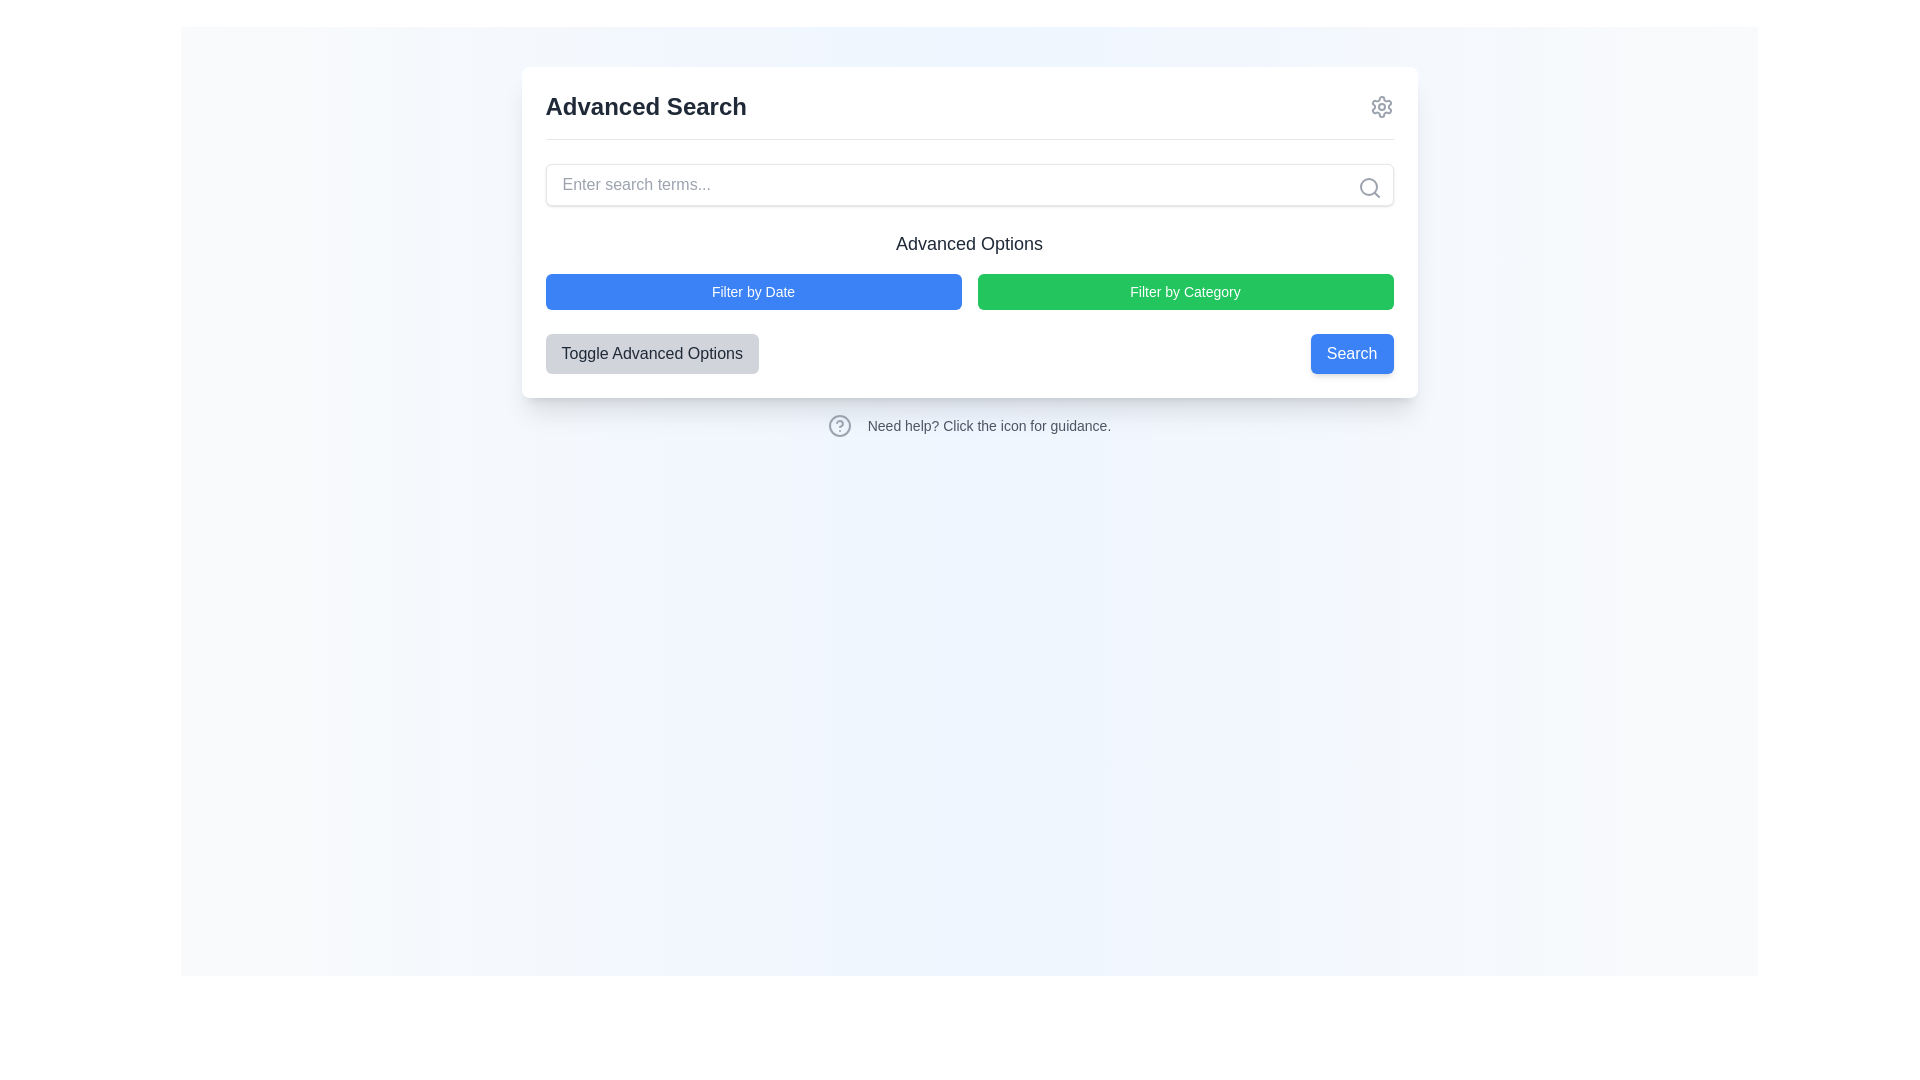 Image resolution: width=1920 pixels, height=1080 pixels. What do you see at coordinates (839, 424) in the screenshot?
I see `SVG Circle that is part of the help icon located at the bottom left of the main panel, below the 'Advanced Options' section` at bounding box center [839, 424].